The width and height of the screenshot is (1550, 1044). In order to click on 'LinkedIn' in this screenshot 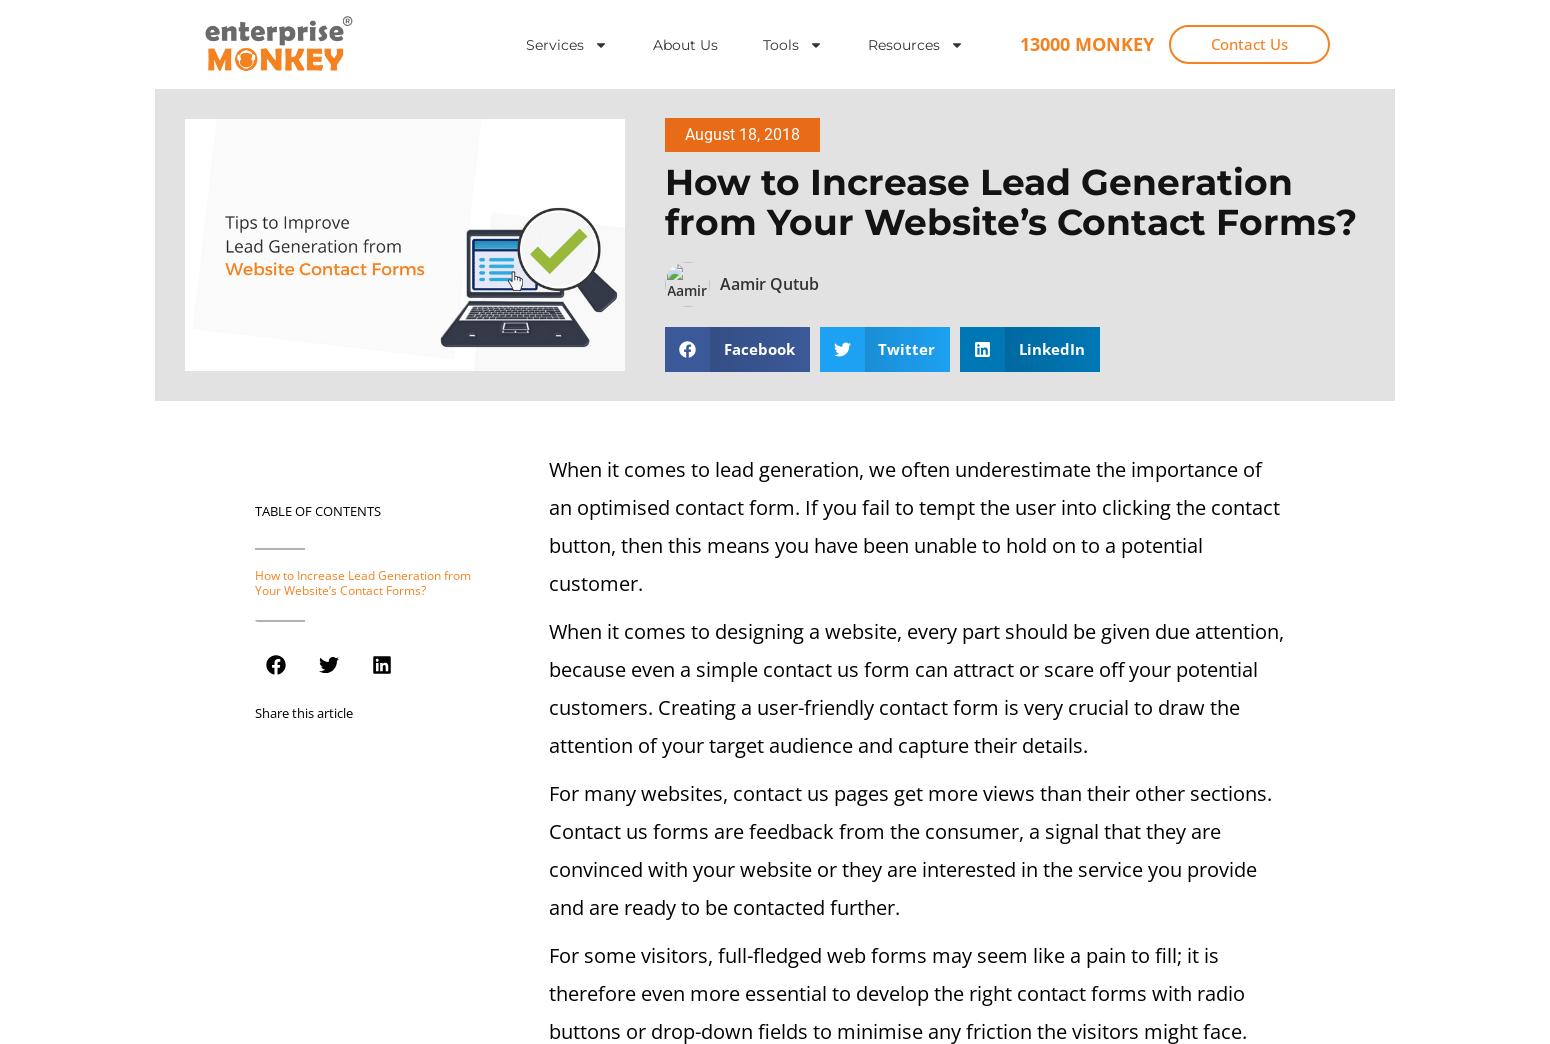, I will do `click(1051, 349)`.